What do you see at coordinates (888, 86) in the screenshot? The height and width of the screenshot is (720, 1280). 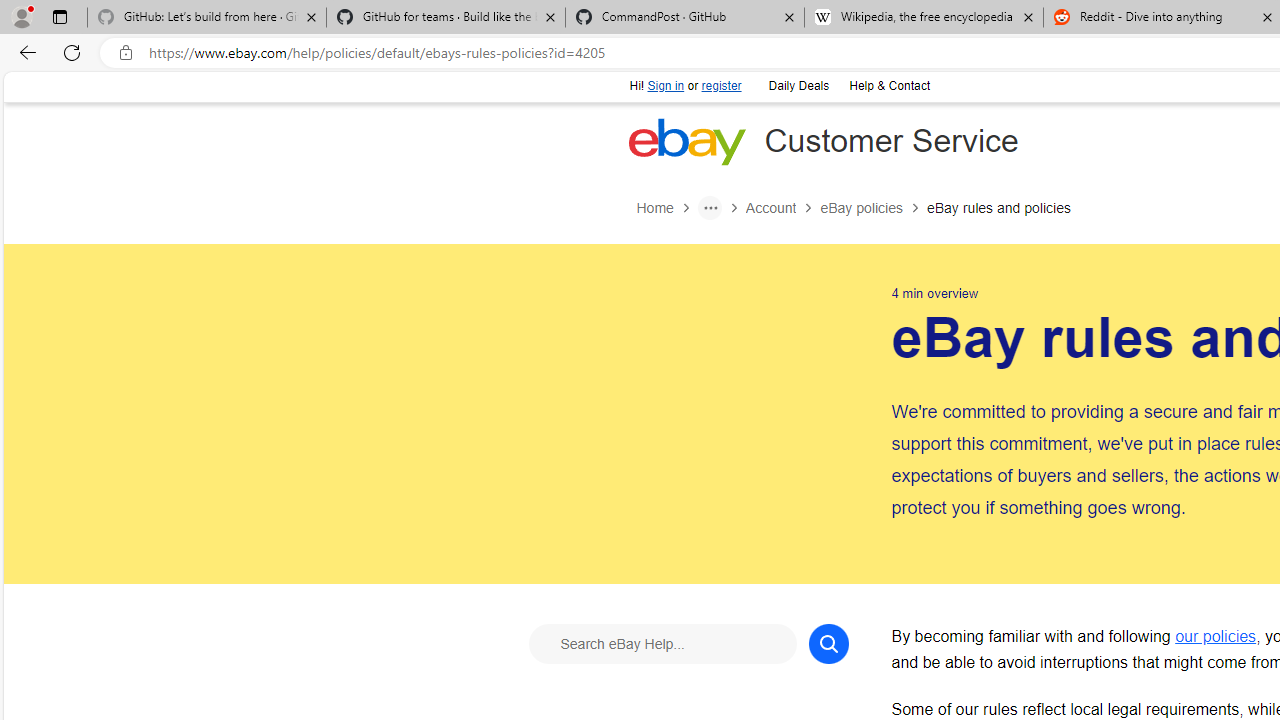 I see `'Help & Contact'` at bounding box center [888, 86].